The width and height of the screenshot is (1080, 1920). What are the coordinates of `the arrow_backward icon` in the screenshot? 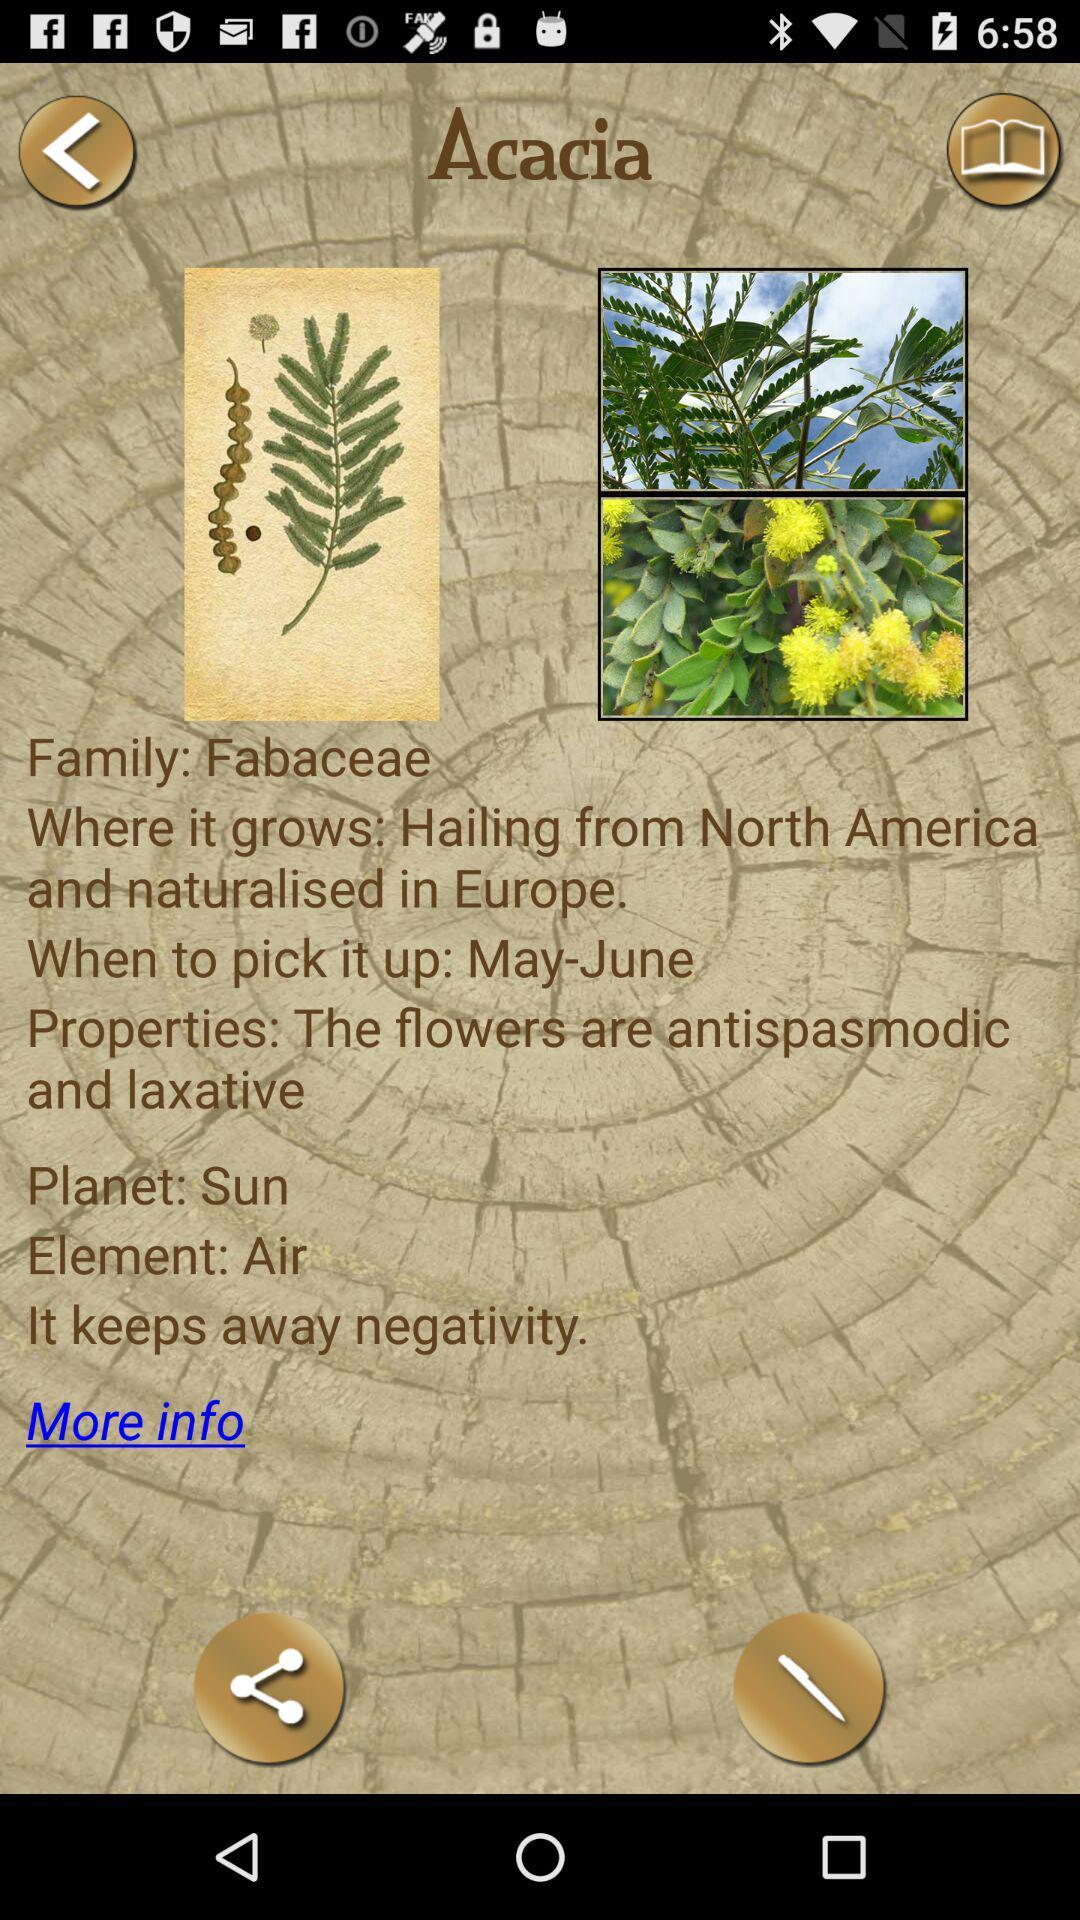 It's located at (75, 163).